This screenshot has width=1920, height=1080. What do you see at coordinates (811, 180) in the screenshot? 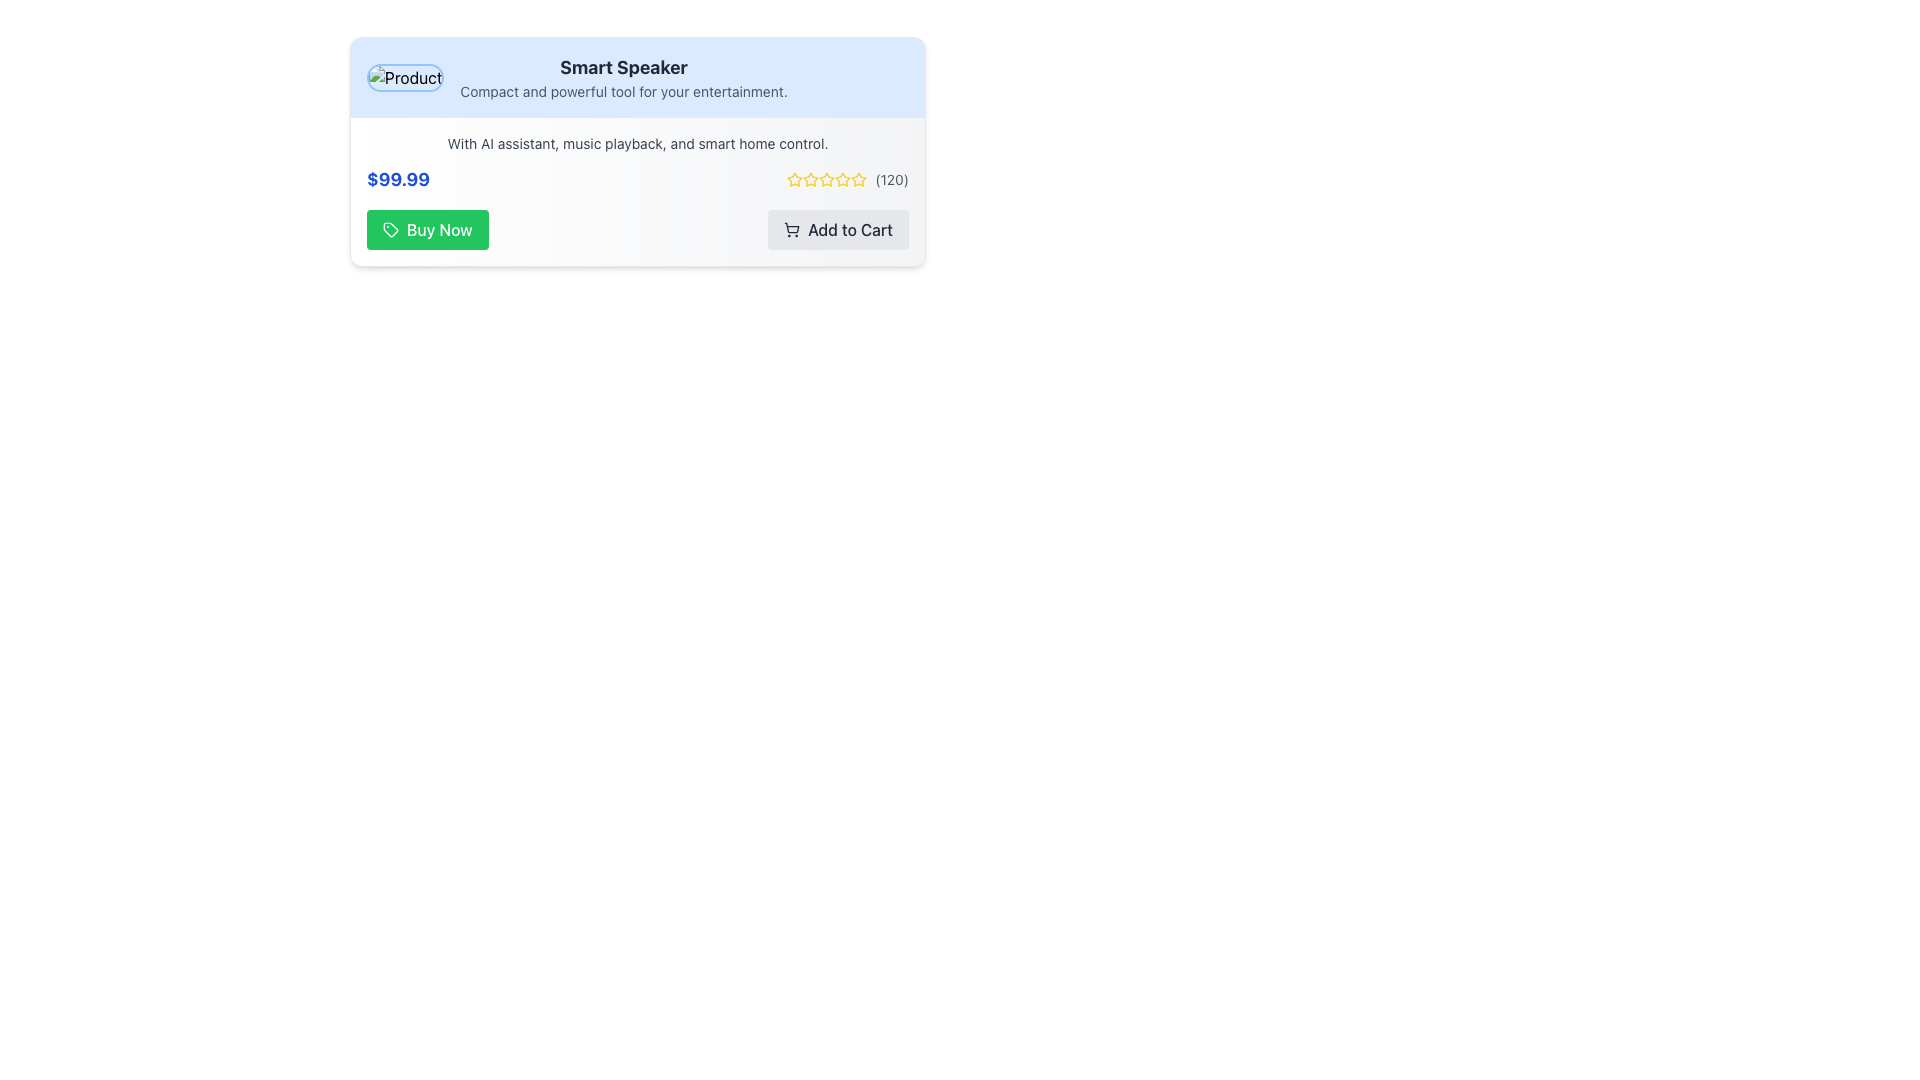
I see `the third yellow star in the 5-star rating system to rate the product` at bounding box center [811, 180].